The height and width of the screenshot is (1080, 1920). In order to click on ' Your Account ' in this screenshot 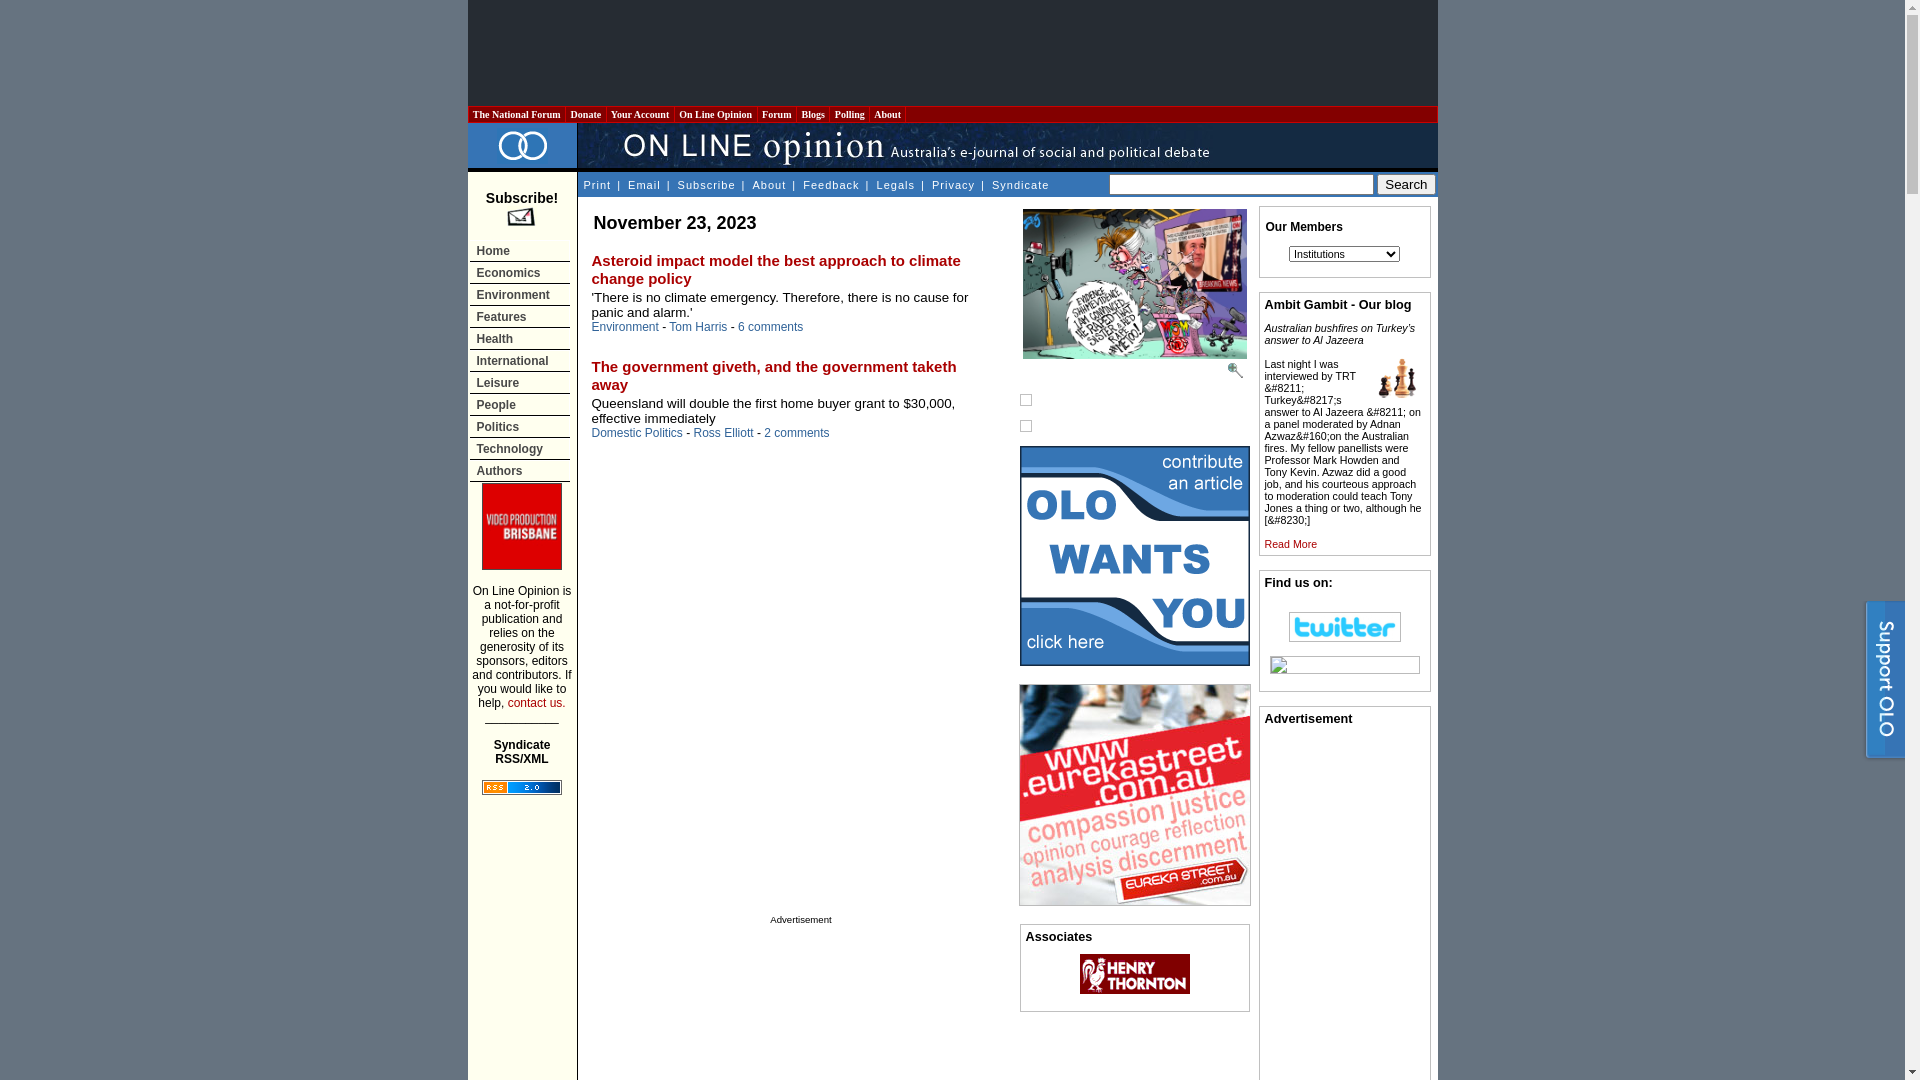, I will do `click(640, 114)`.